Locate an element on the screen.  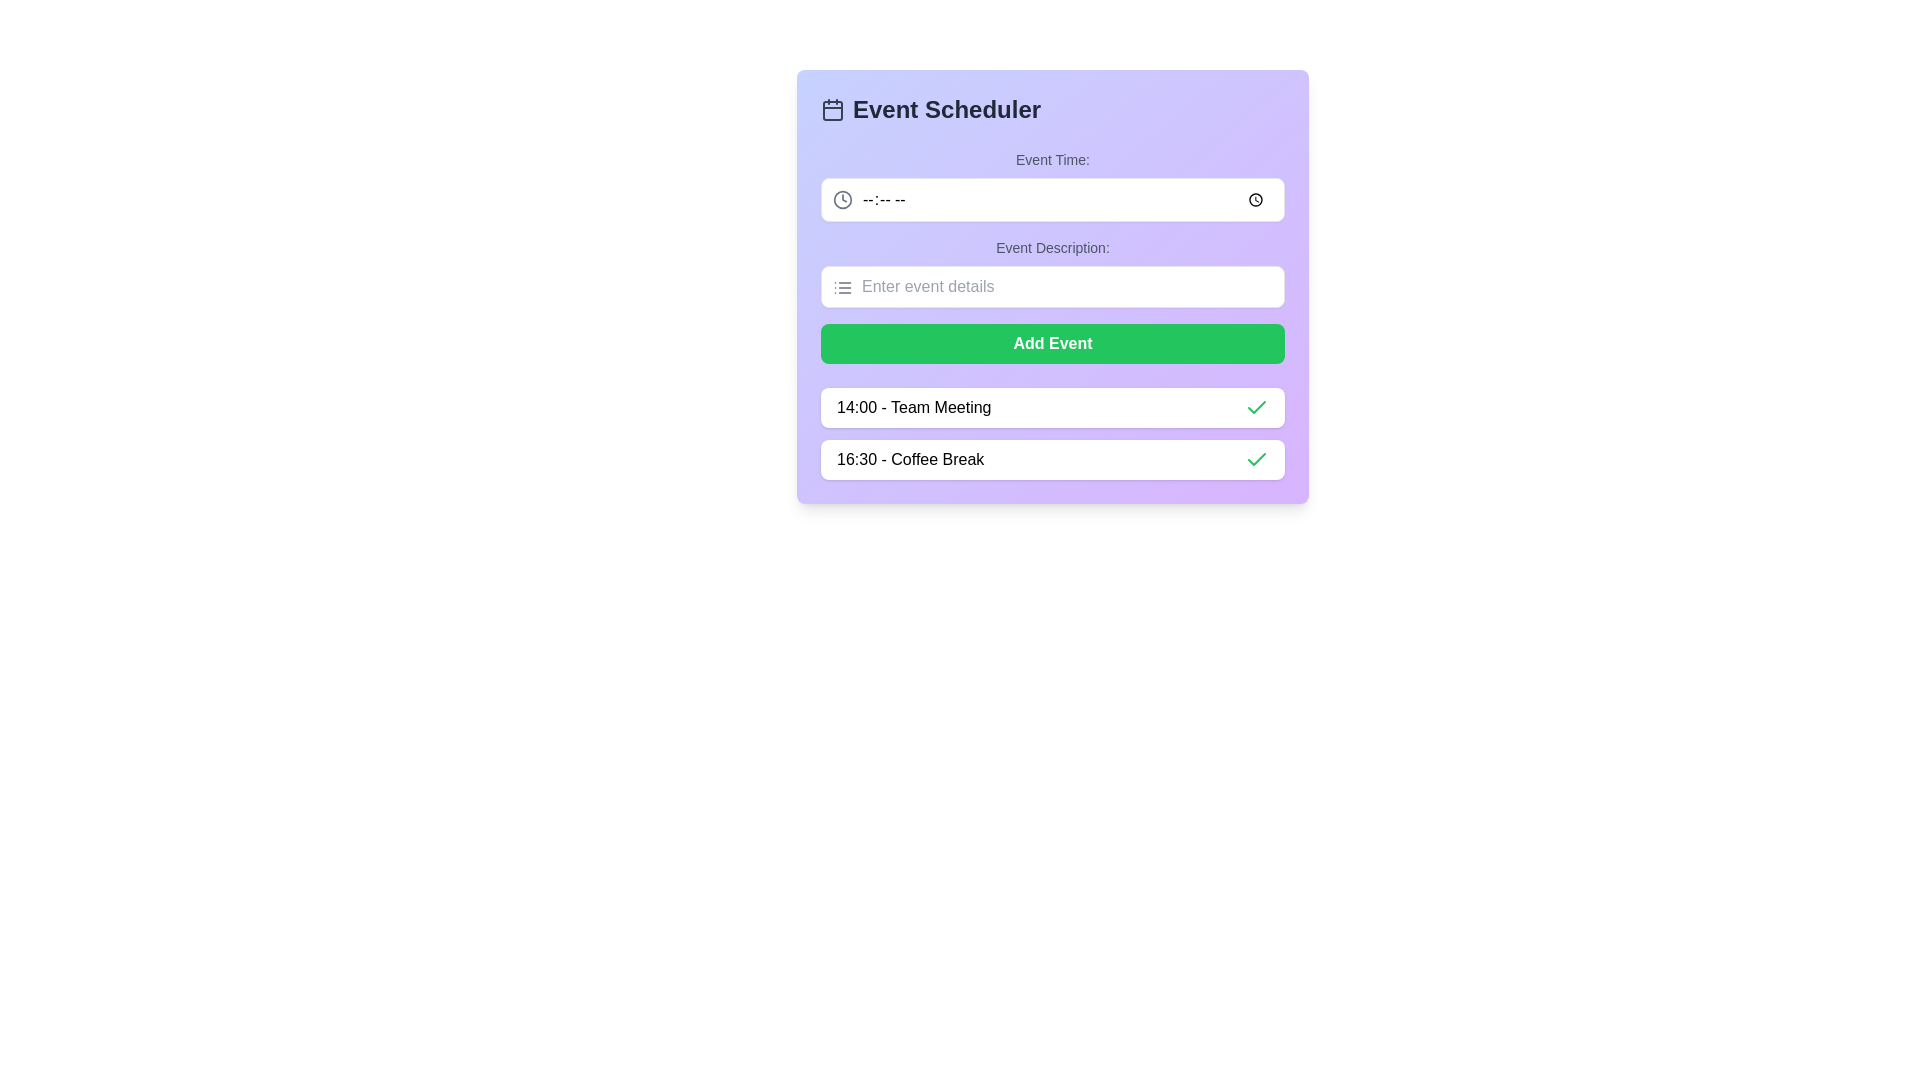
the checkmark icon is located at coordinates (1256, 459).